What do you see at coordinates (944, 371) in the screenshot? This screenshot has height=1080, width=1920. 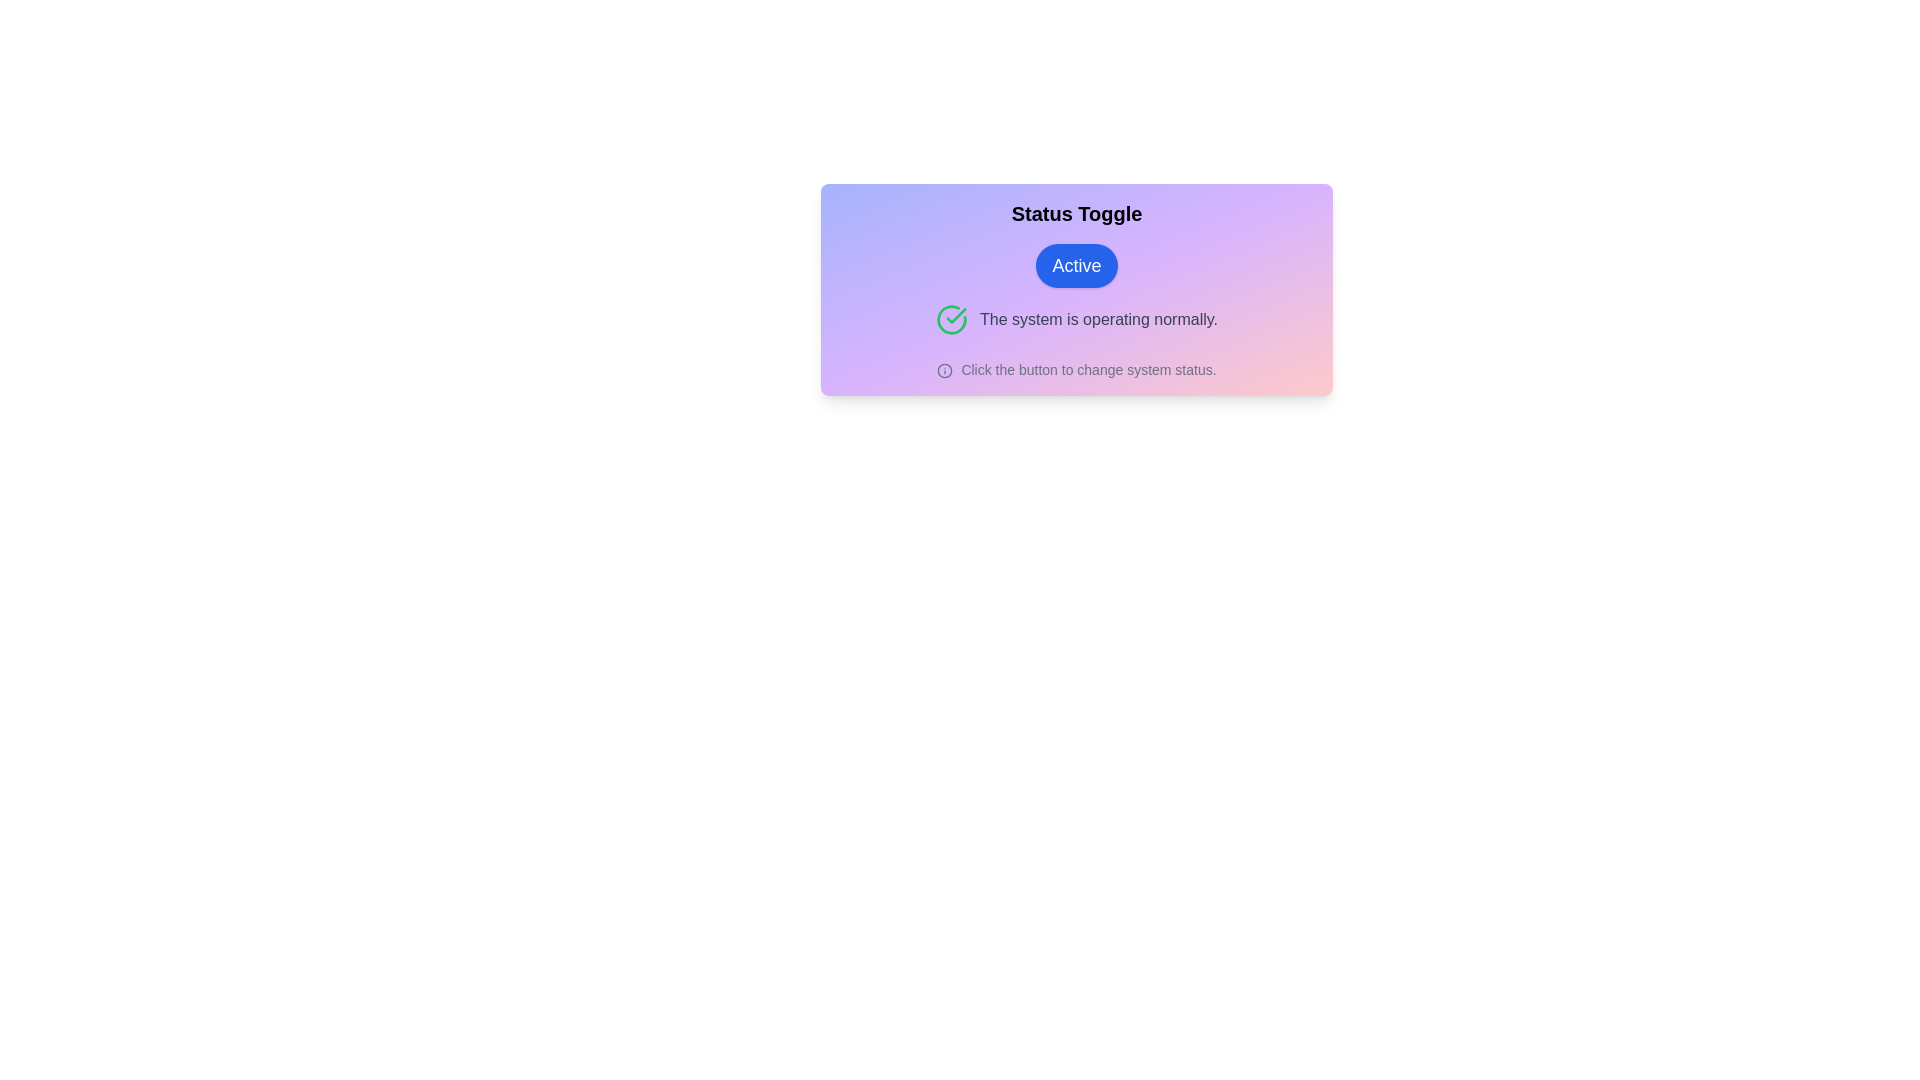 I see `the informational icon to view the tooltip` at bounding box center [944, 371].